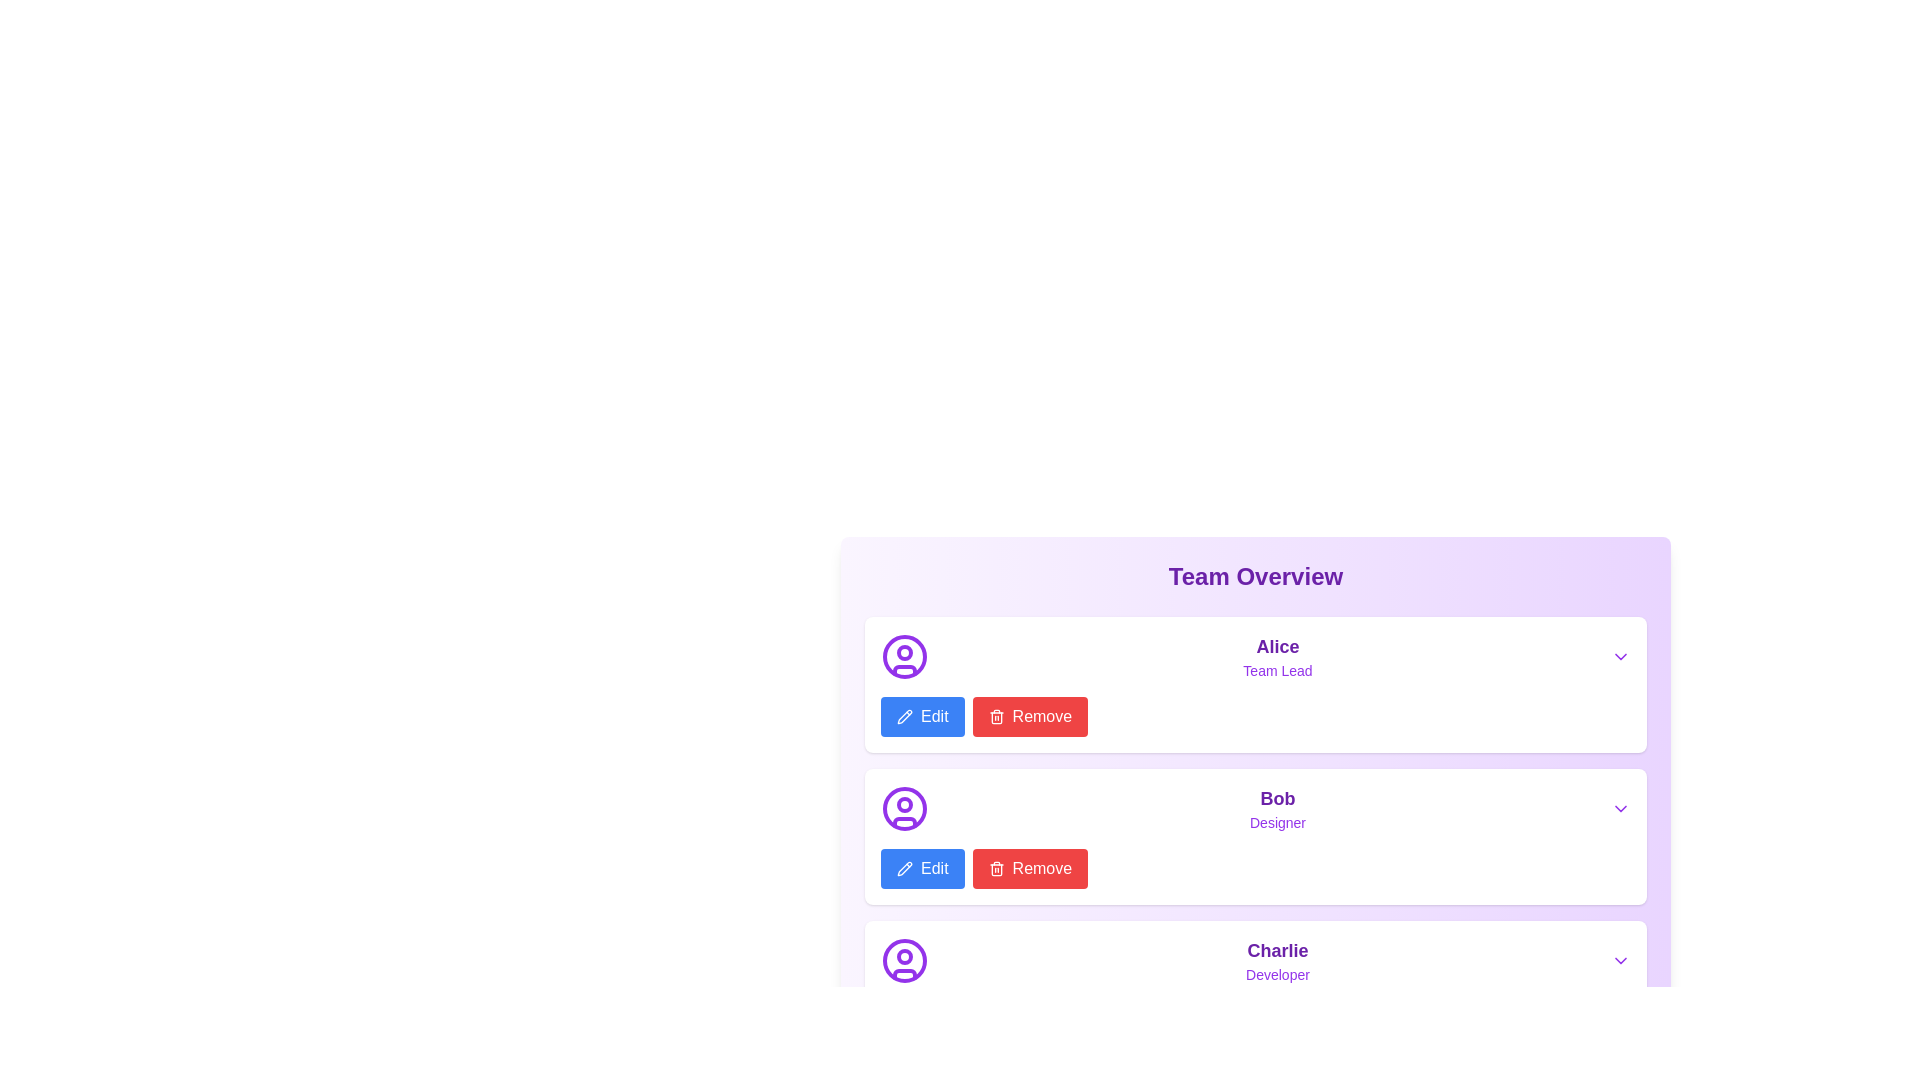 The image size is (1920, 1080). What do you see at coordinates (996, 869) in the screenshot?
I see `the trash bin icon on the red 'Remove' button, located to the right of the 'Edit' button in the second entry of the user cards list` at bounding box center [996, 869].